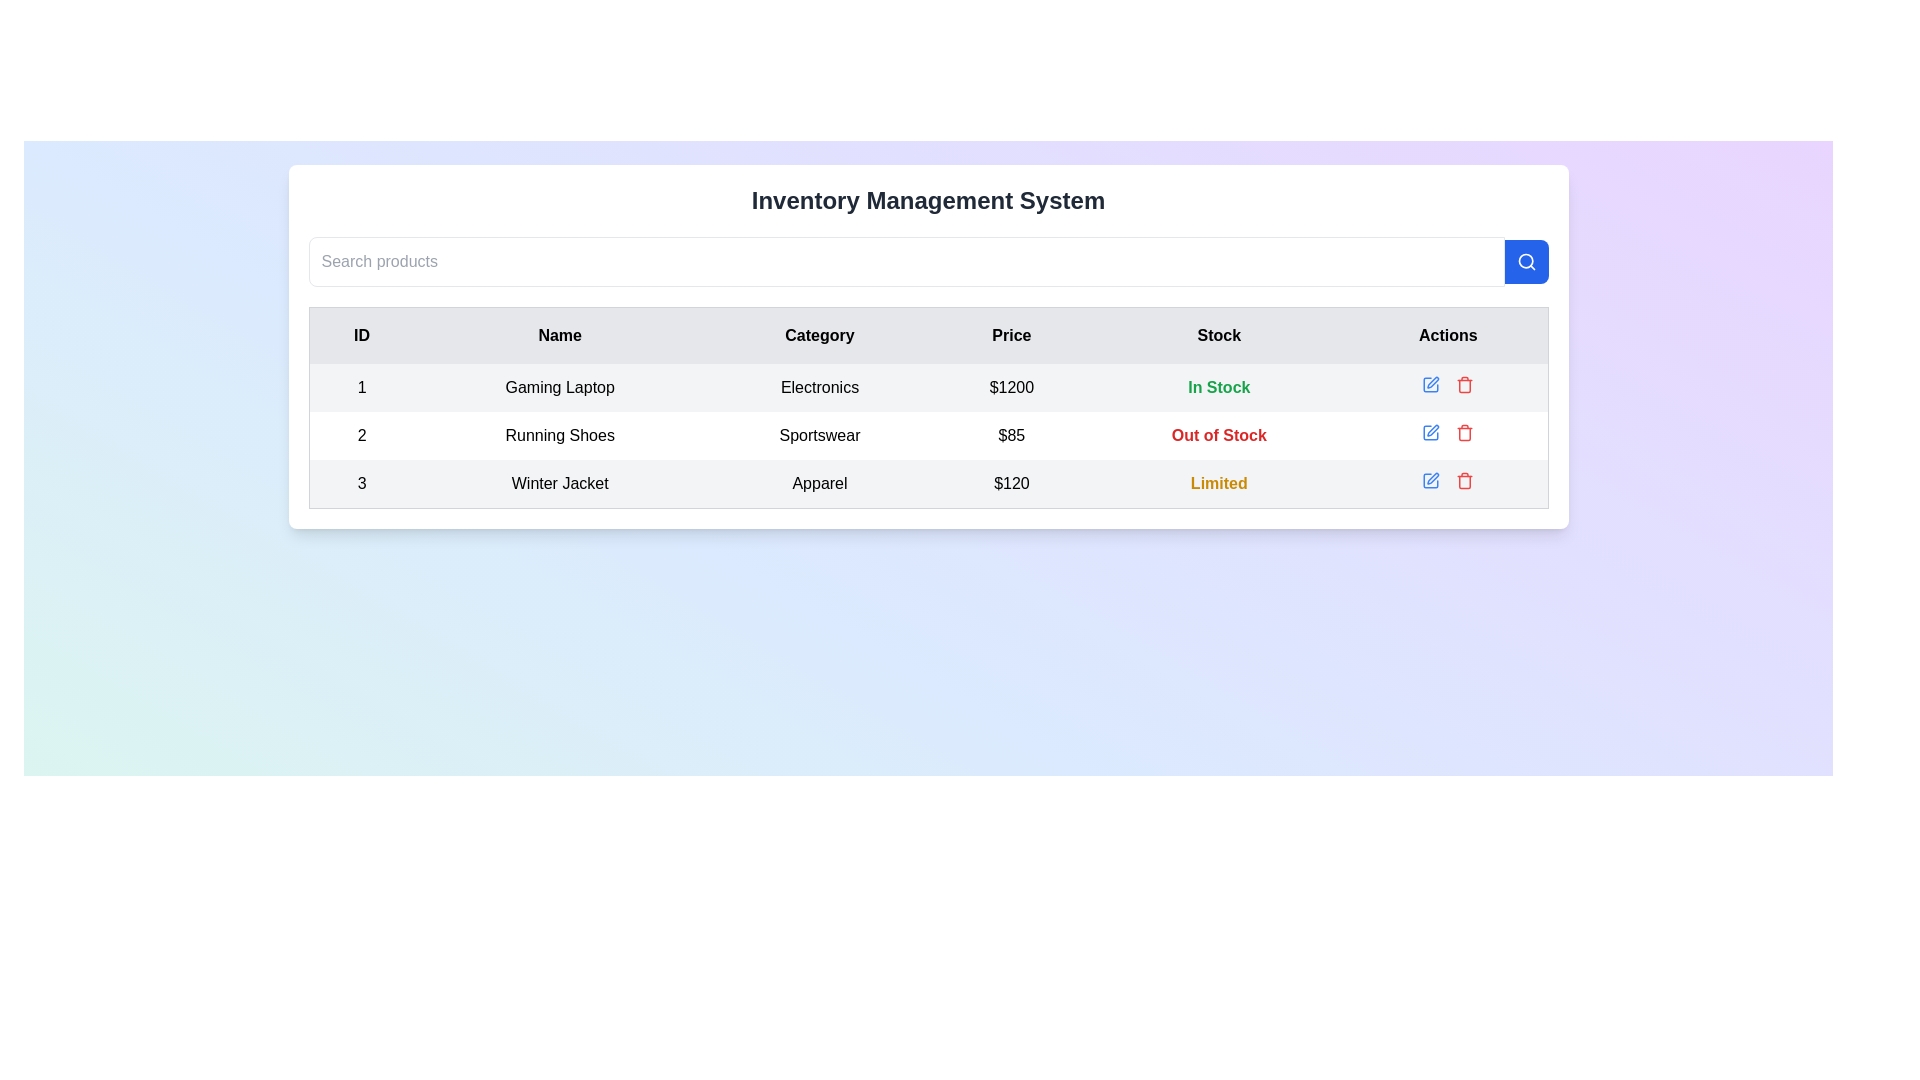 Image resolution: width=1920 pixels, height=1080 pixels. Describe the element at coordinates (1524, 260) in the screenshot. I see `graphical SVG element representing the search icon located in the top-right corner of the search bar interface for debugging purposes` at that location.